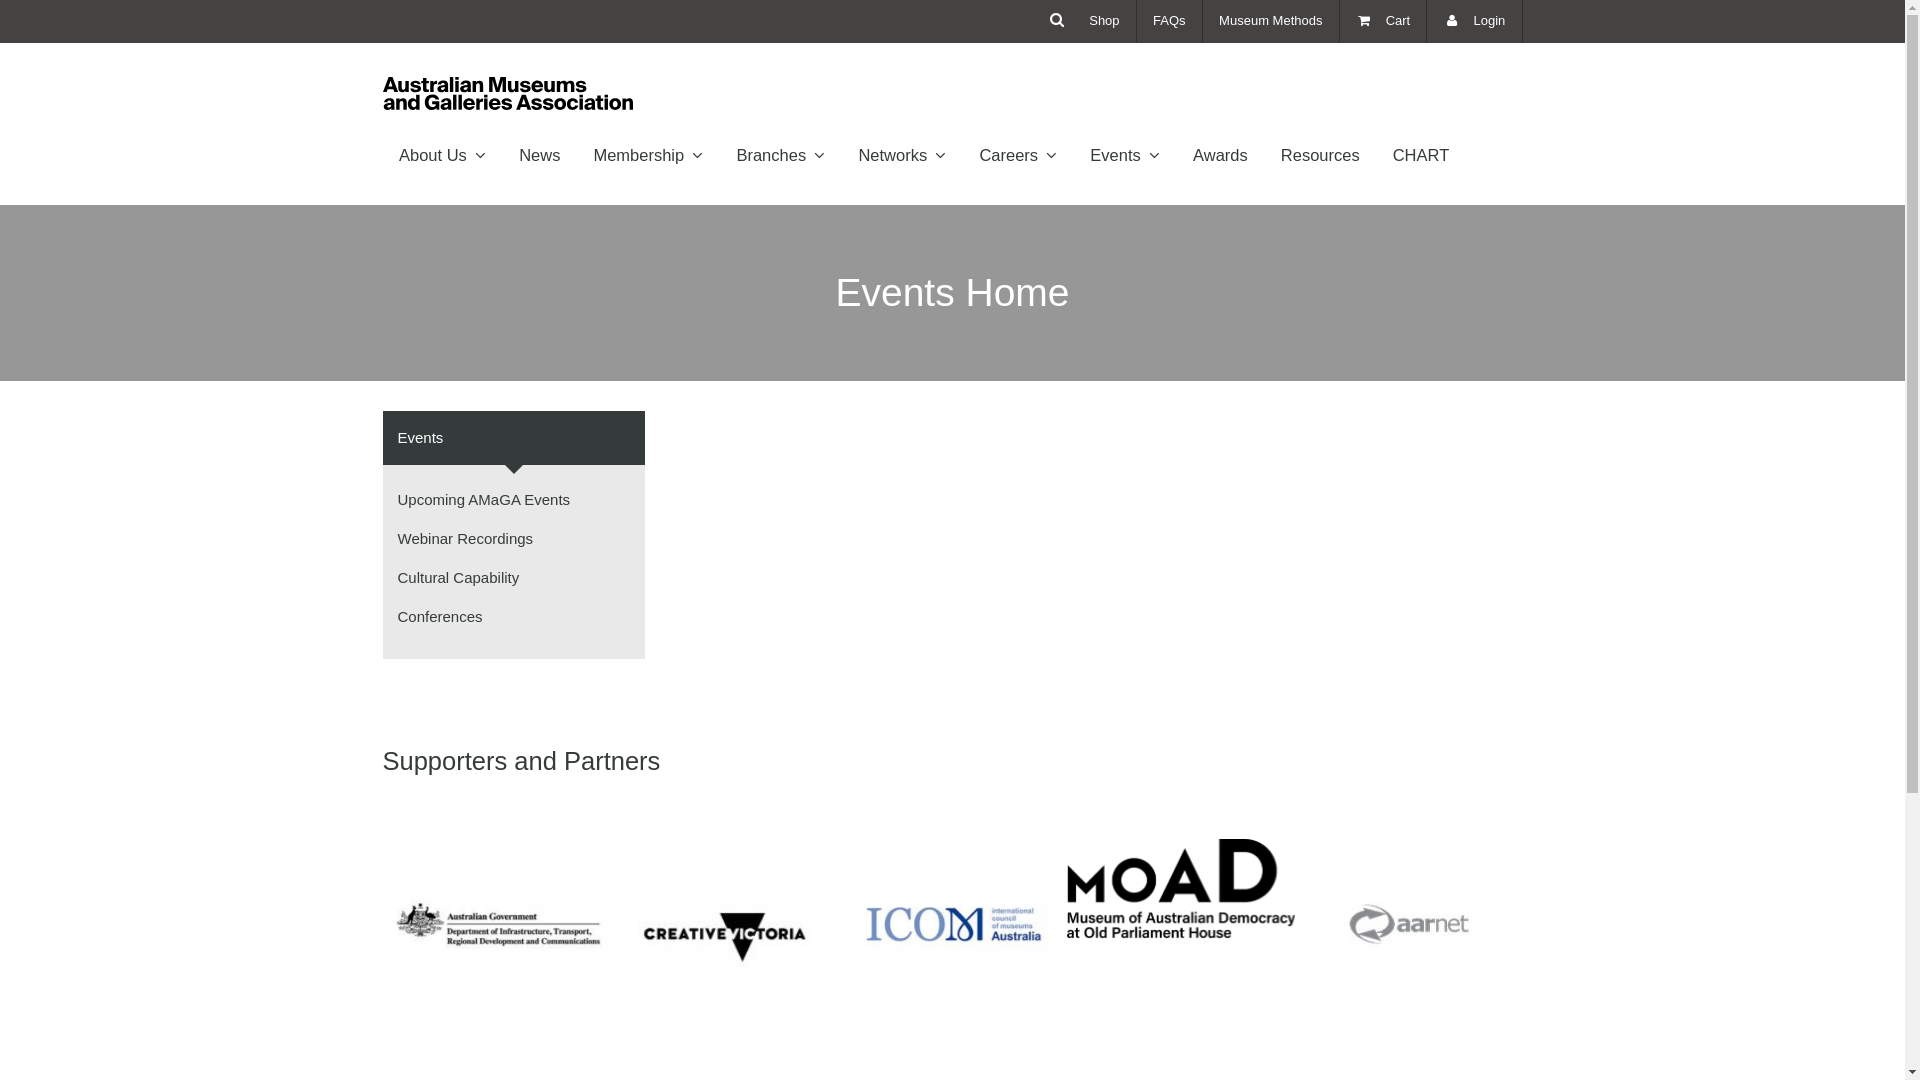  I want to click on 'Membership', so click(648, 153).